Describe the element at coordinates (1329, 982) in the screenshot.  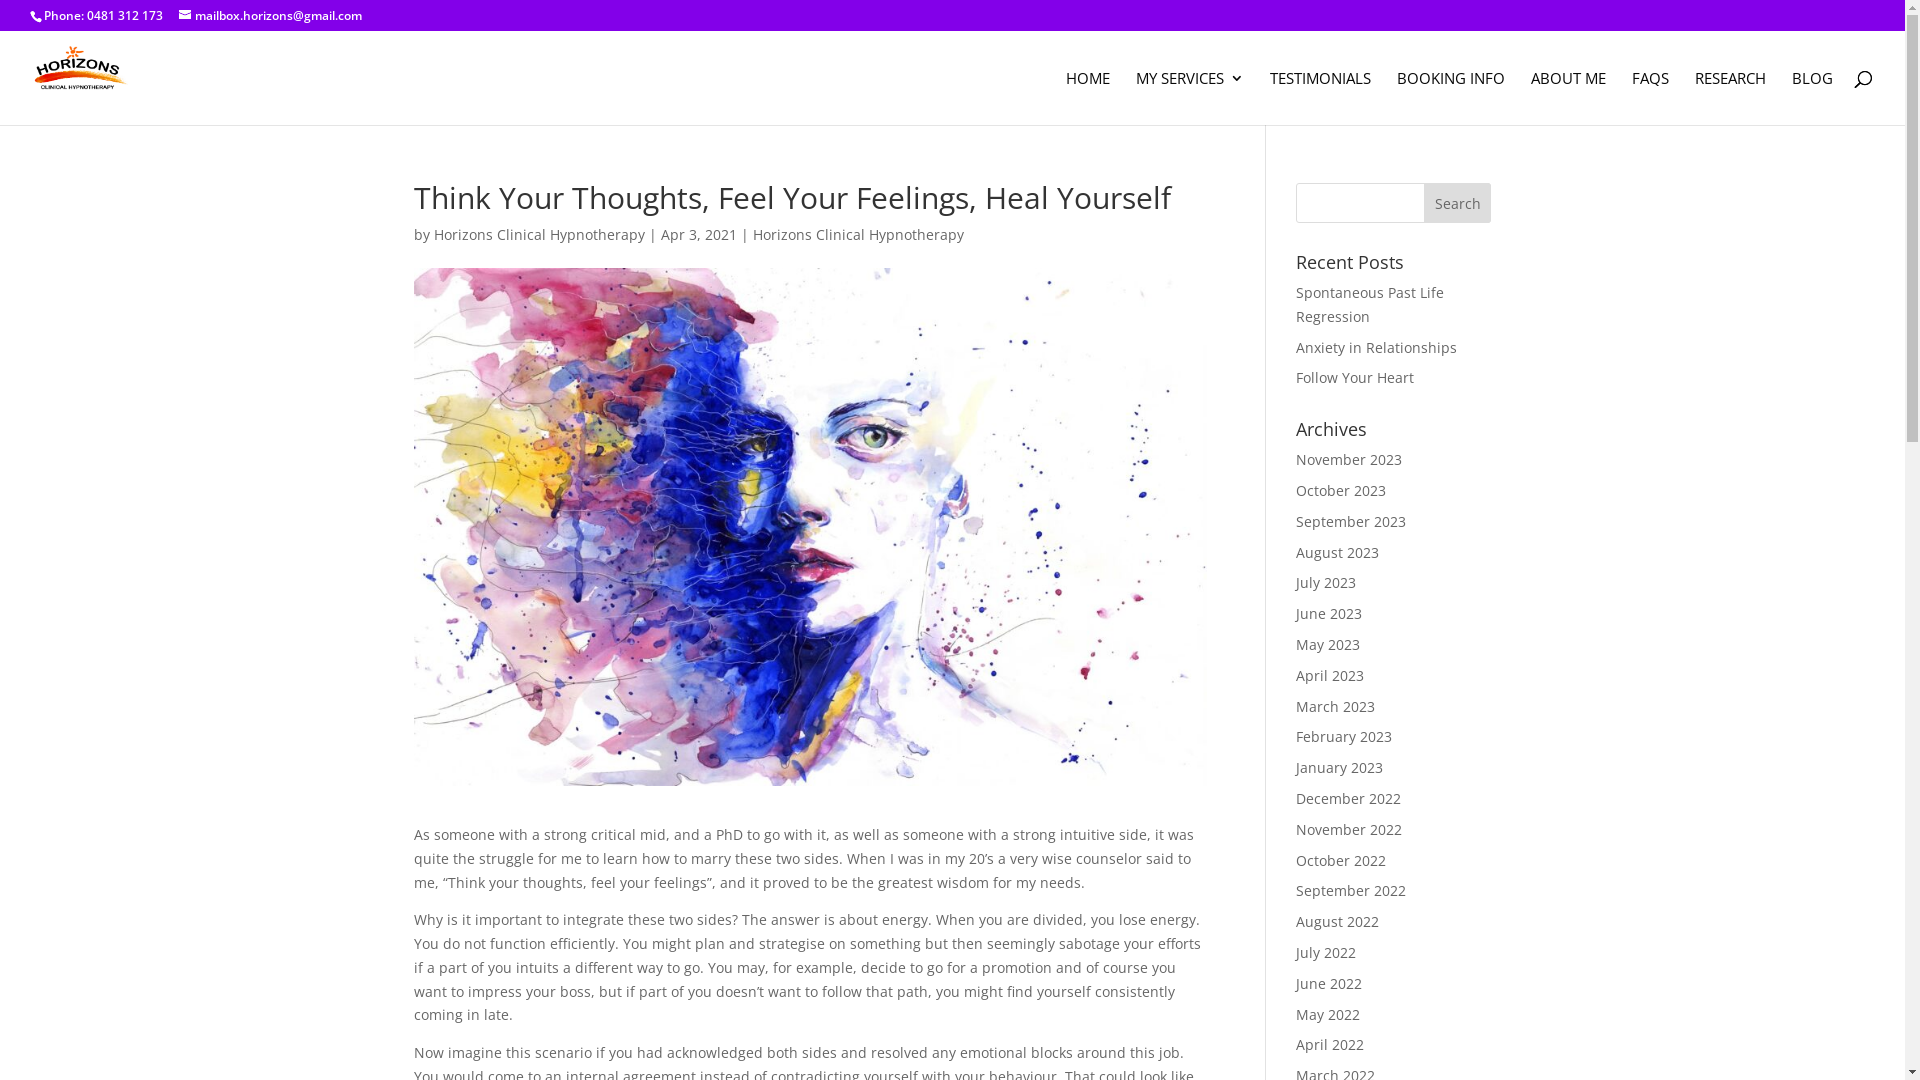
I see `'June 2022'` at that location.